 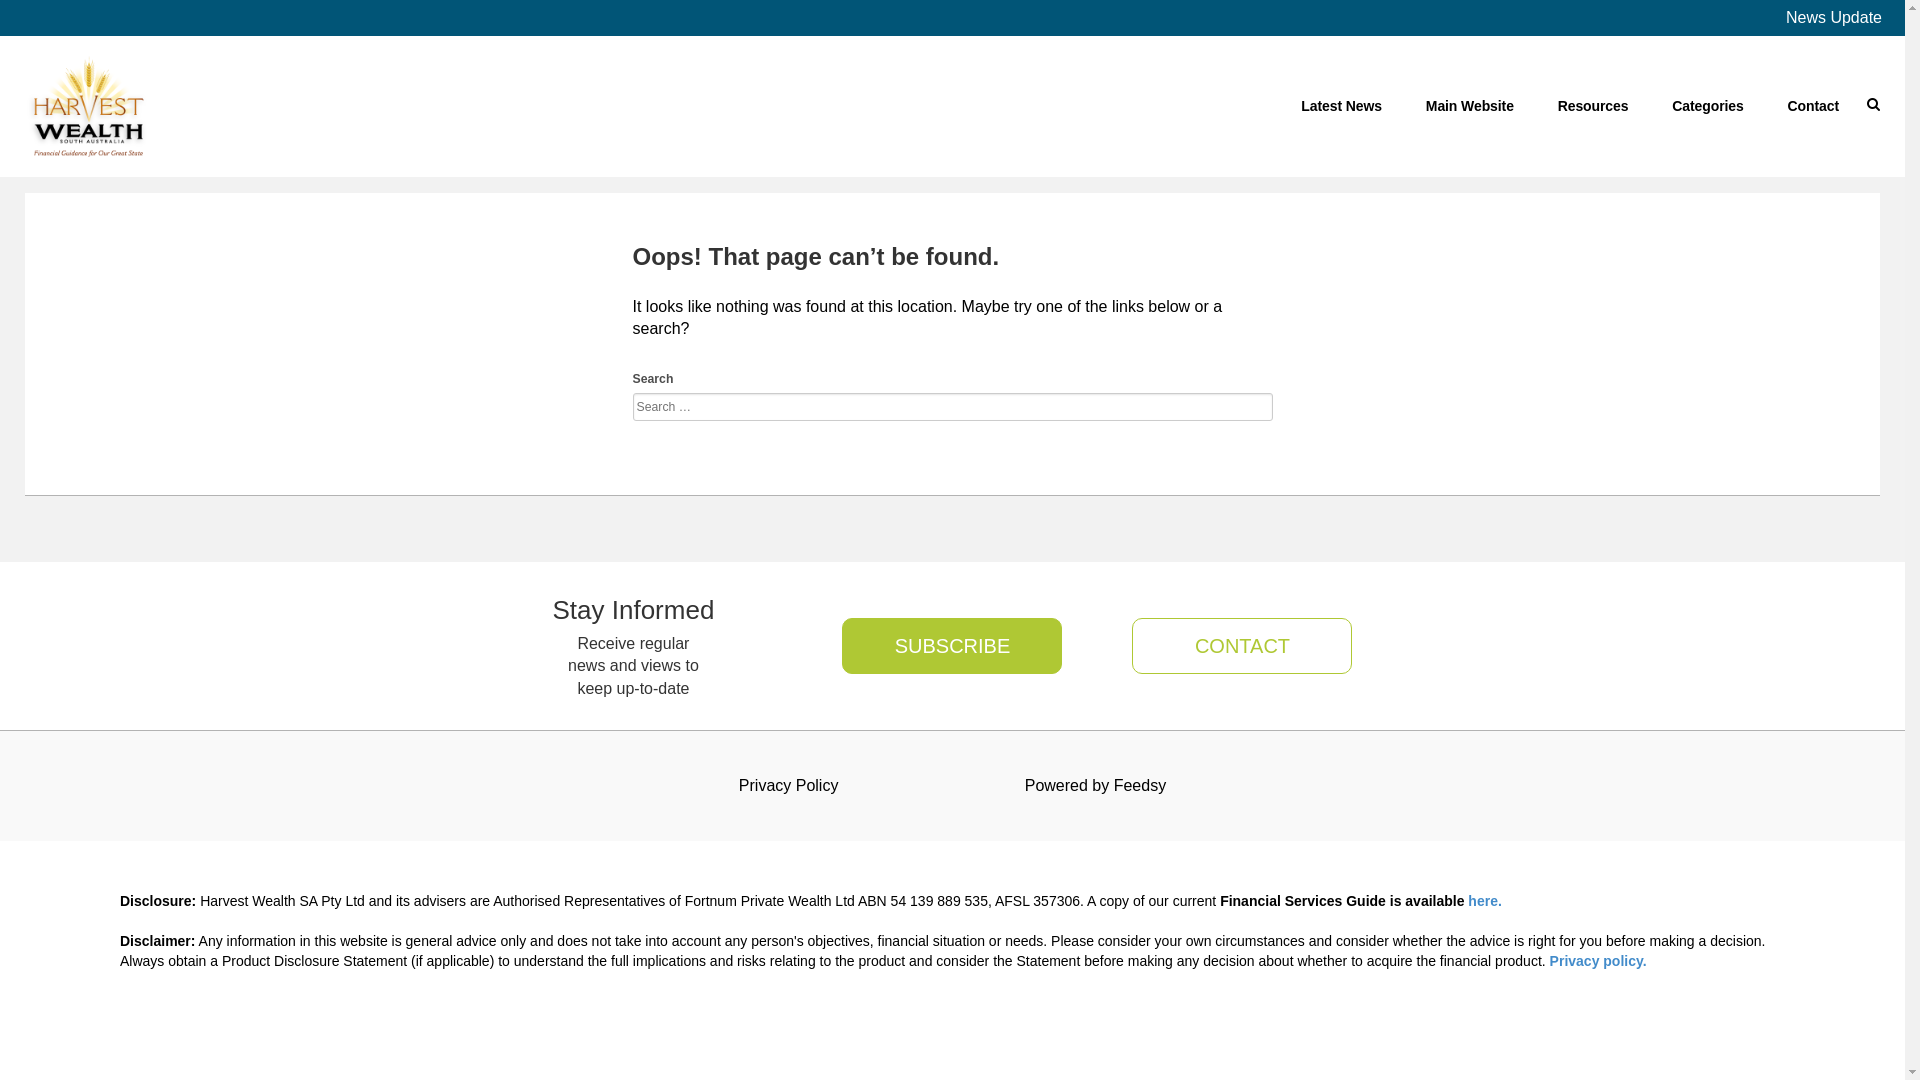 I want to click on 'Main Website', so click(x=1469, y=105).